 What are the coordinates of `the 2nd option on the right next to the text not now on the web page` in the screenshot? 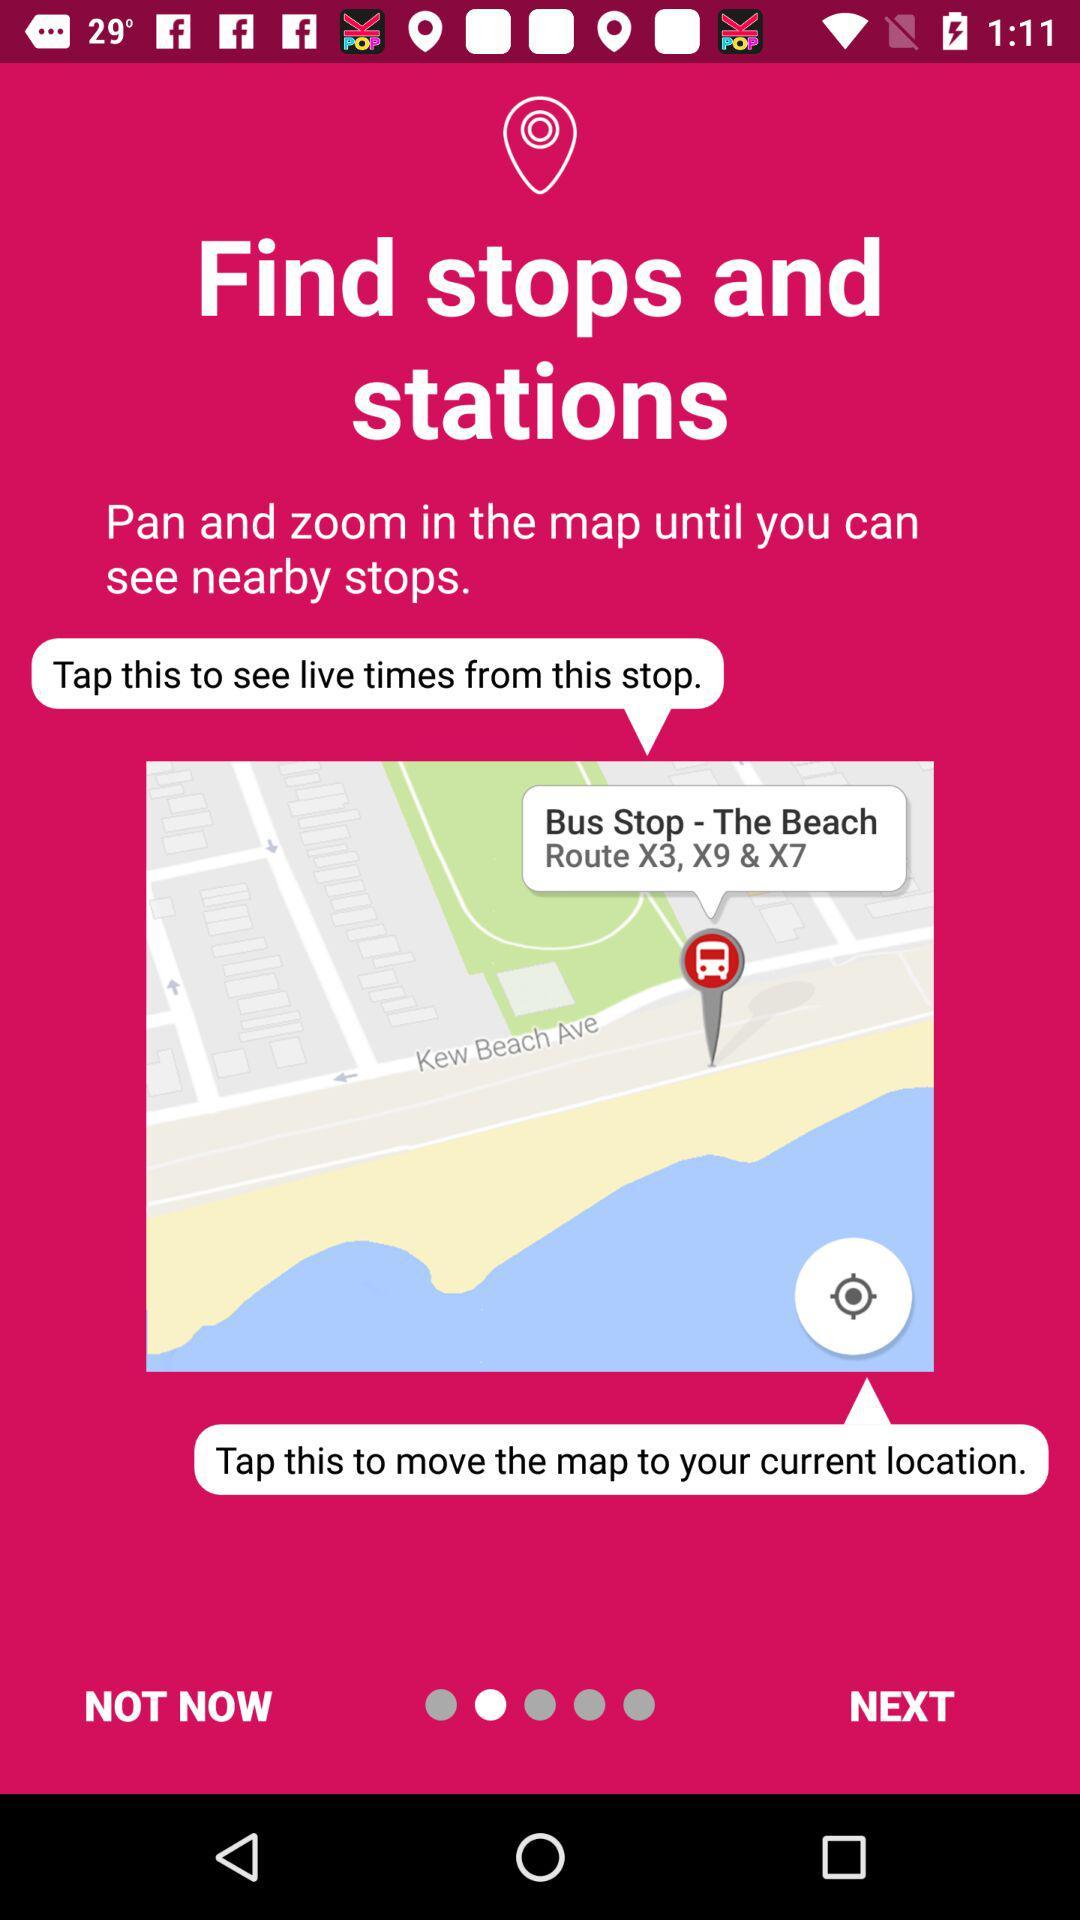 It's located at (490, 1703).